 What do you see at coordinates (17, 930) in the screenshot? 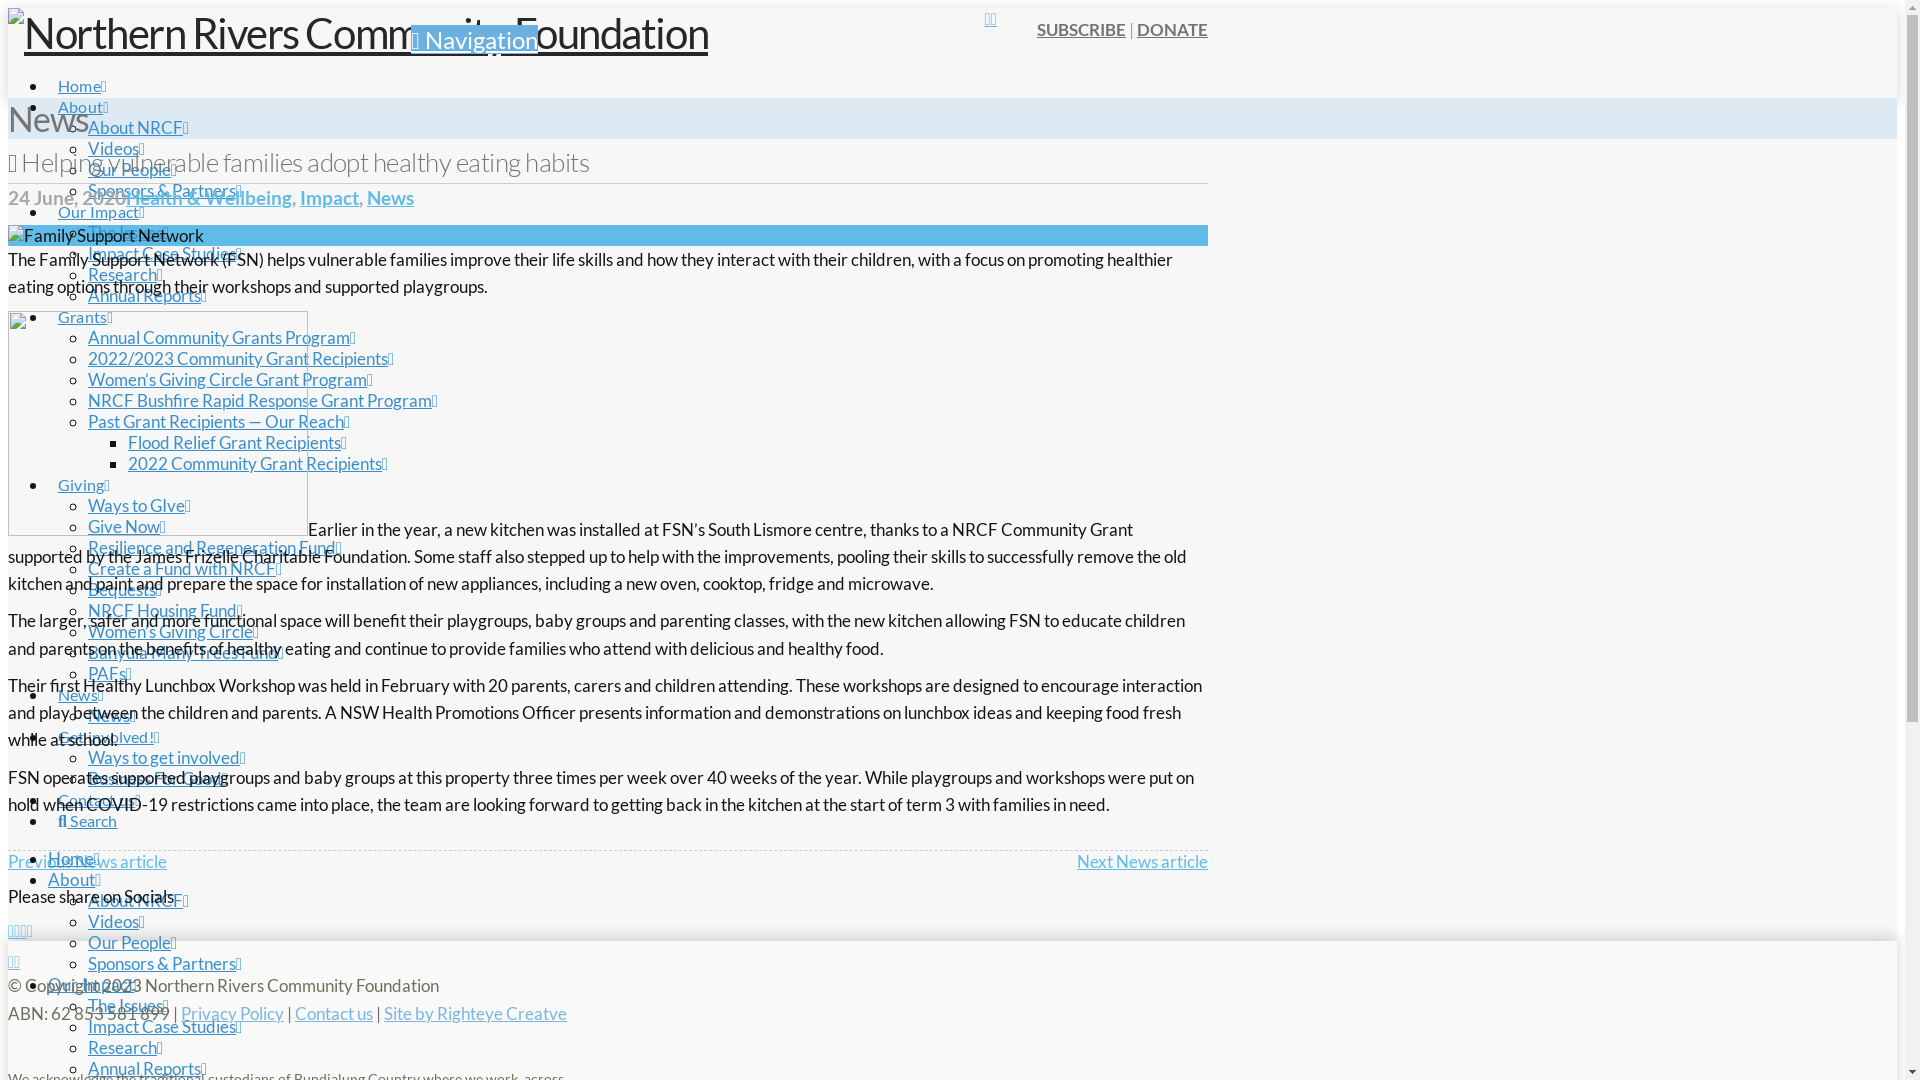
I see `'Share on Twitter'` at bounding box center [17, 930].